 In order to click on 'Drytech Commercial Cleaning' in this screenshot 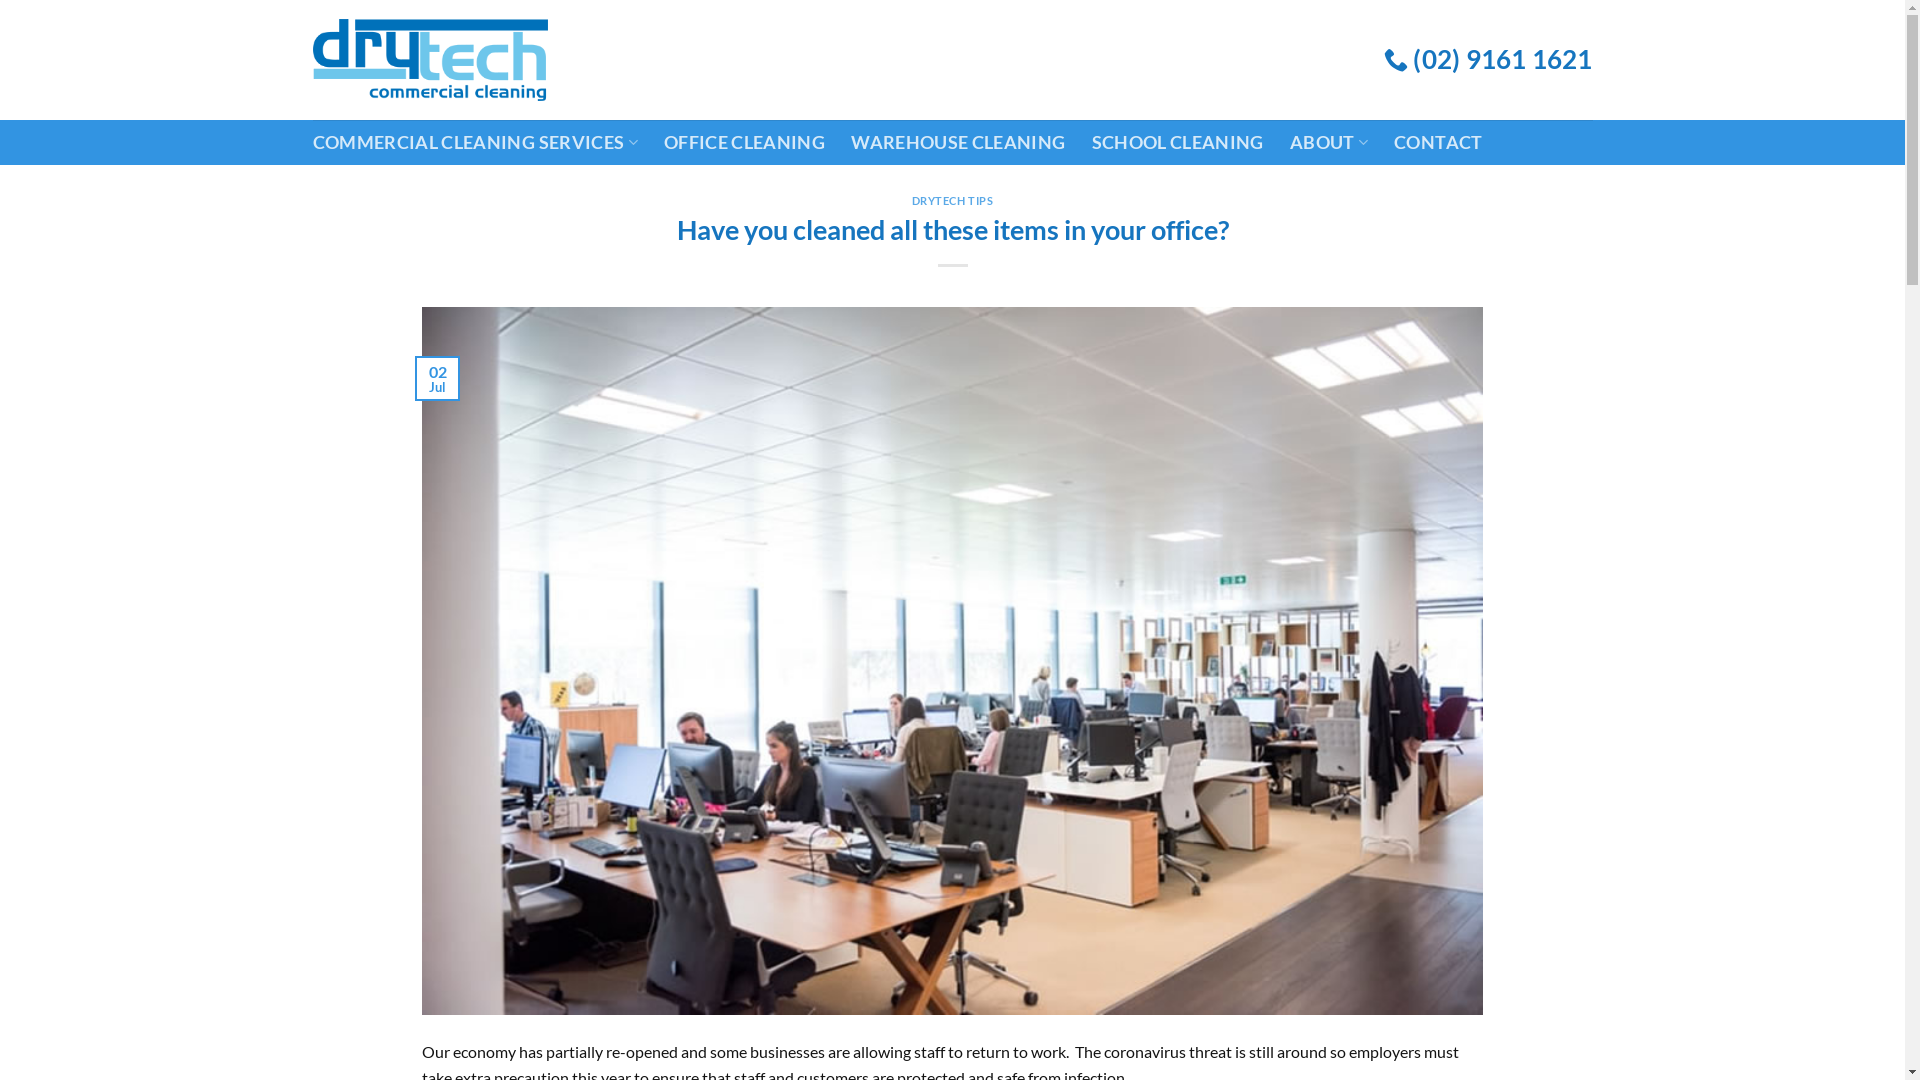, I will do `click(428, 59)`.